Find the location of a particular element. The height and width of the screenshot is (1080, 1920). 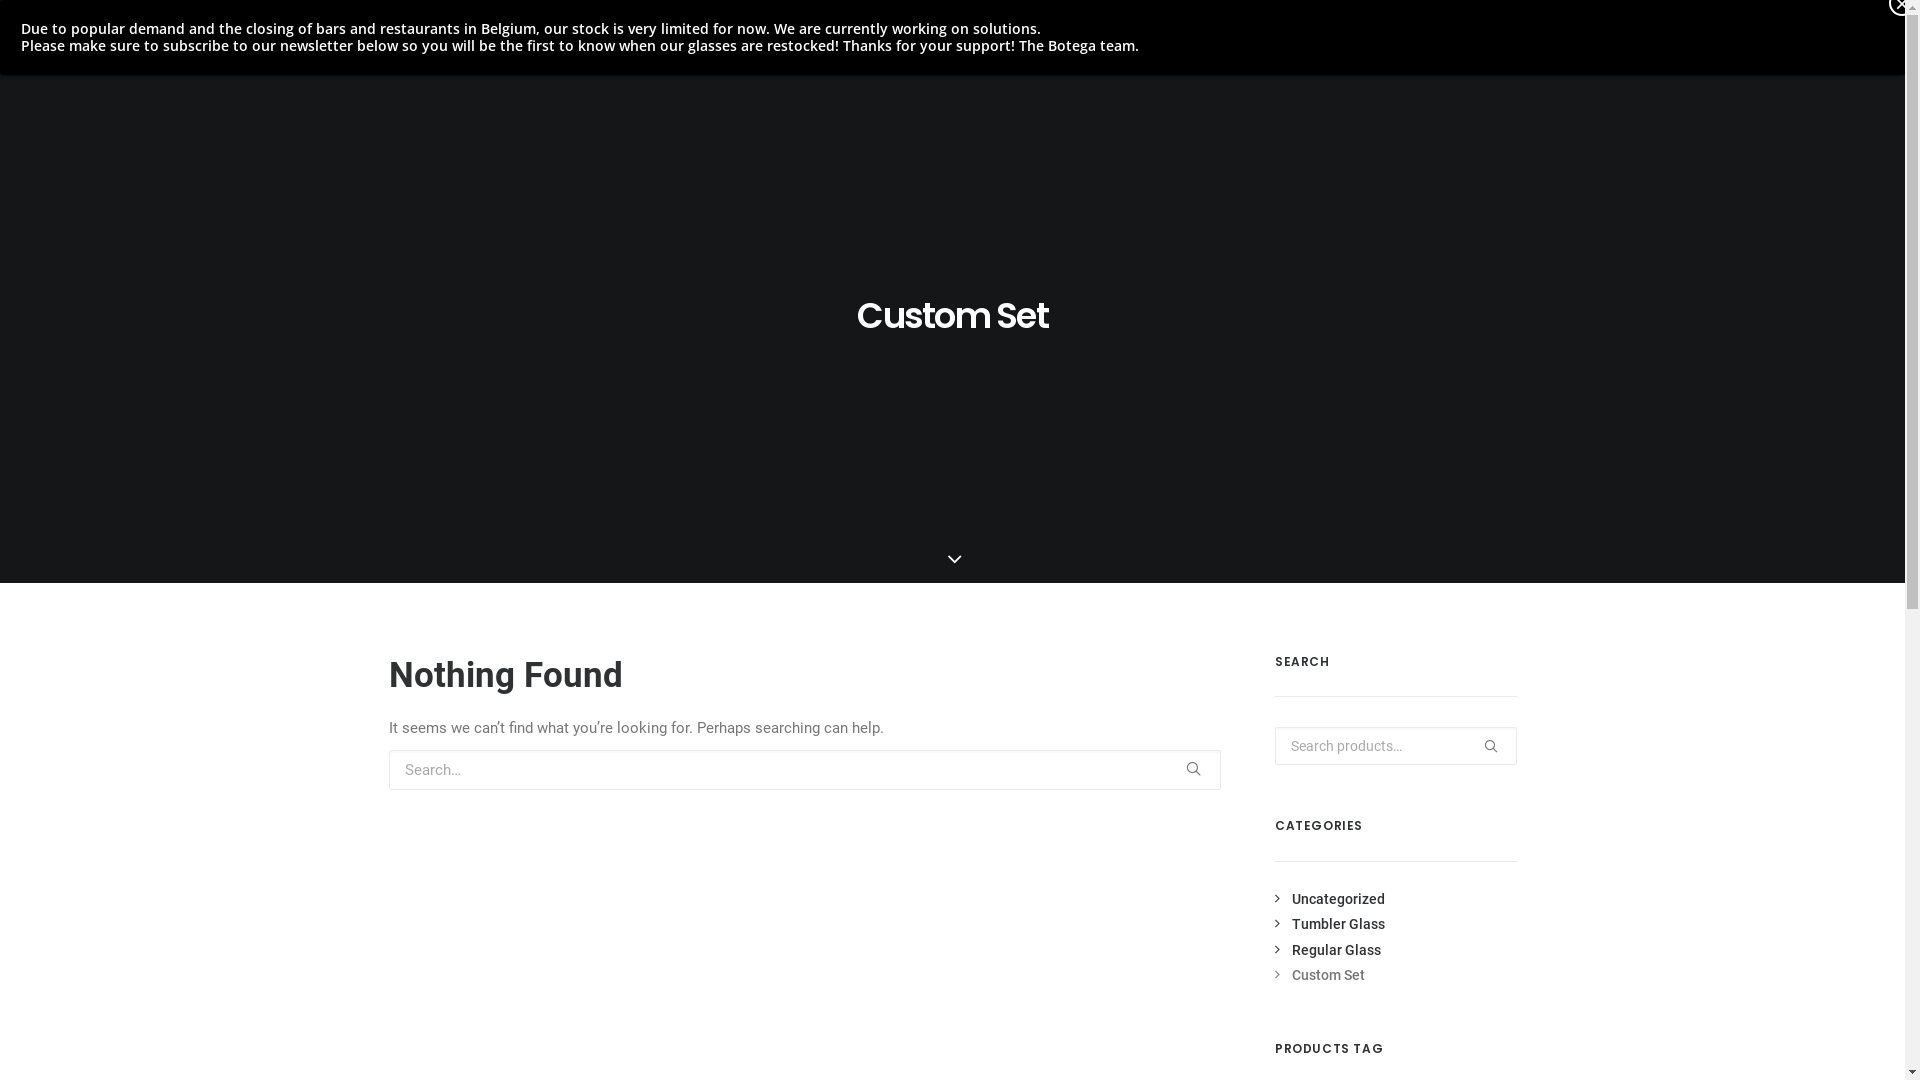

'cart' is located at coordinates (1859, 44).